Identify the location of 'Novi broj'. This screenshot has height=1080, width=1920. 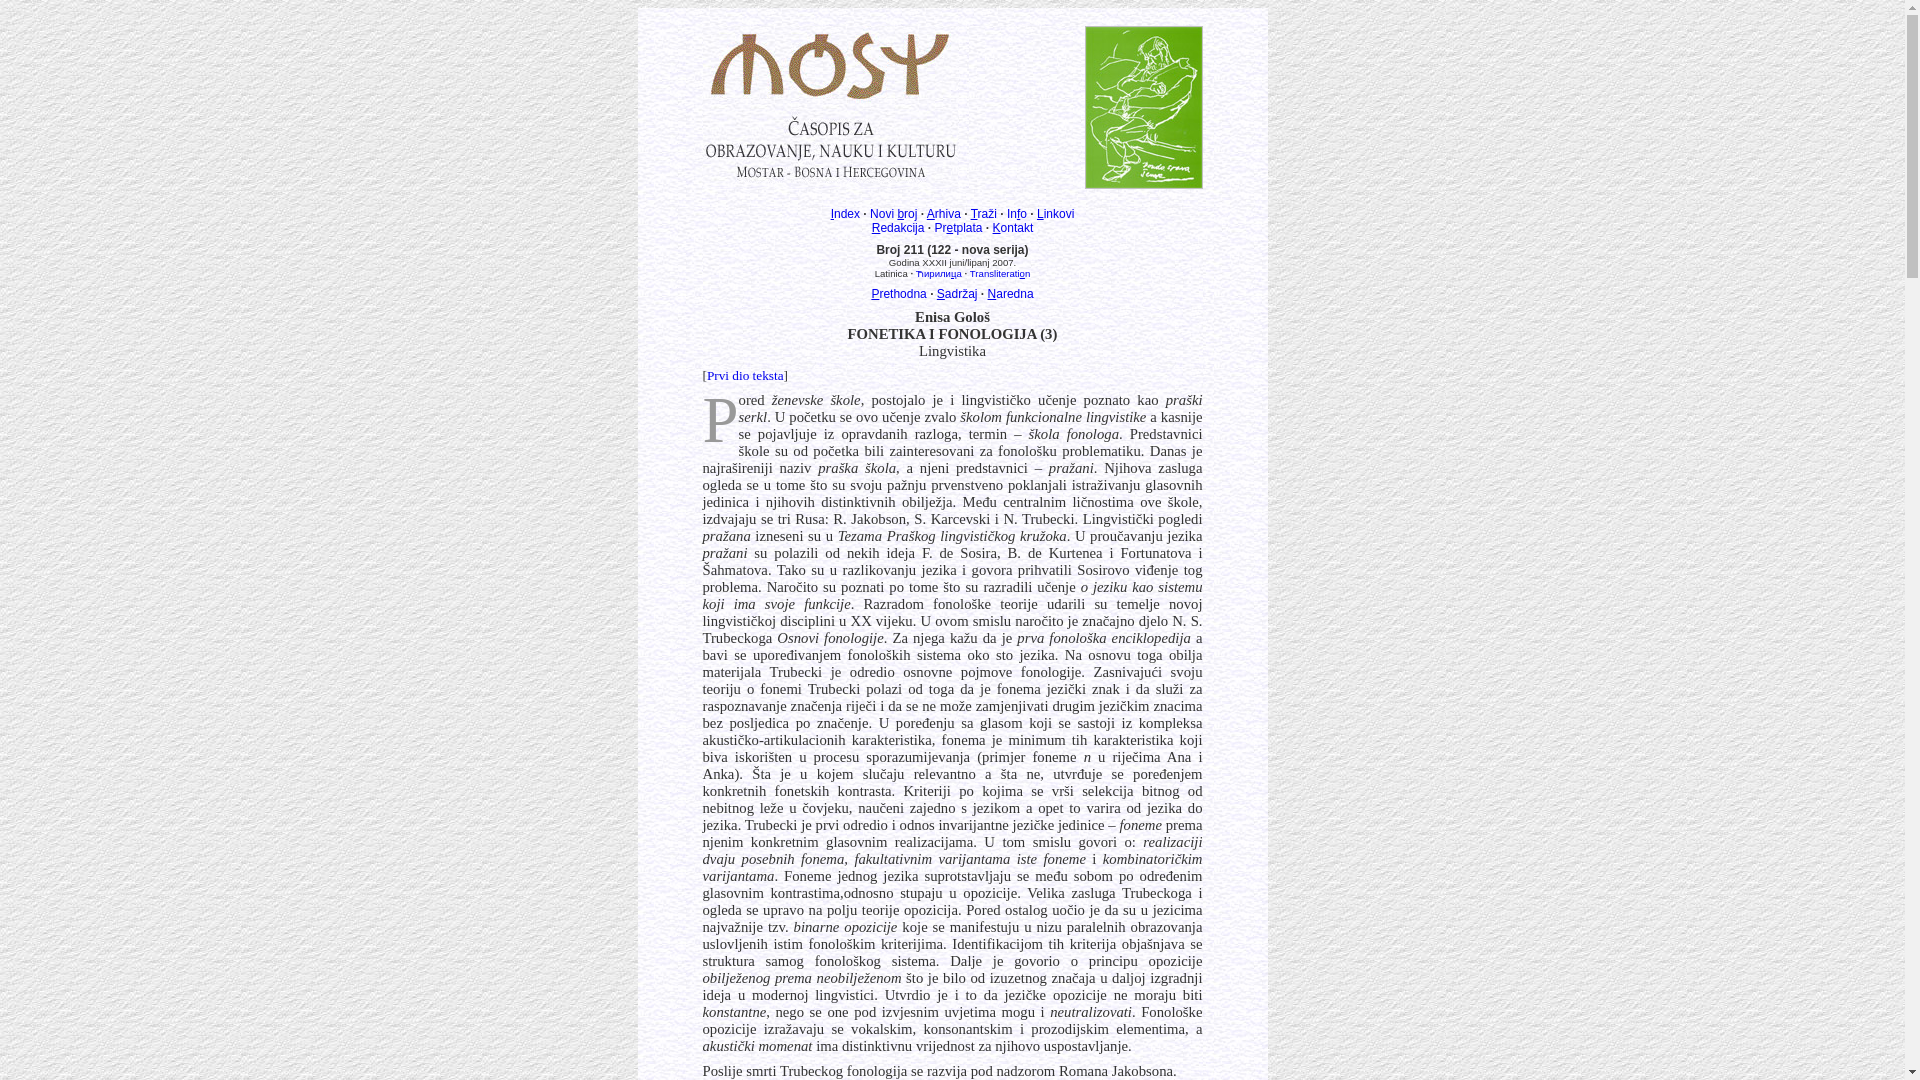
(869, 213).